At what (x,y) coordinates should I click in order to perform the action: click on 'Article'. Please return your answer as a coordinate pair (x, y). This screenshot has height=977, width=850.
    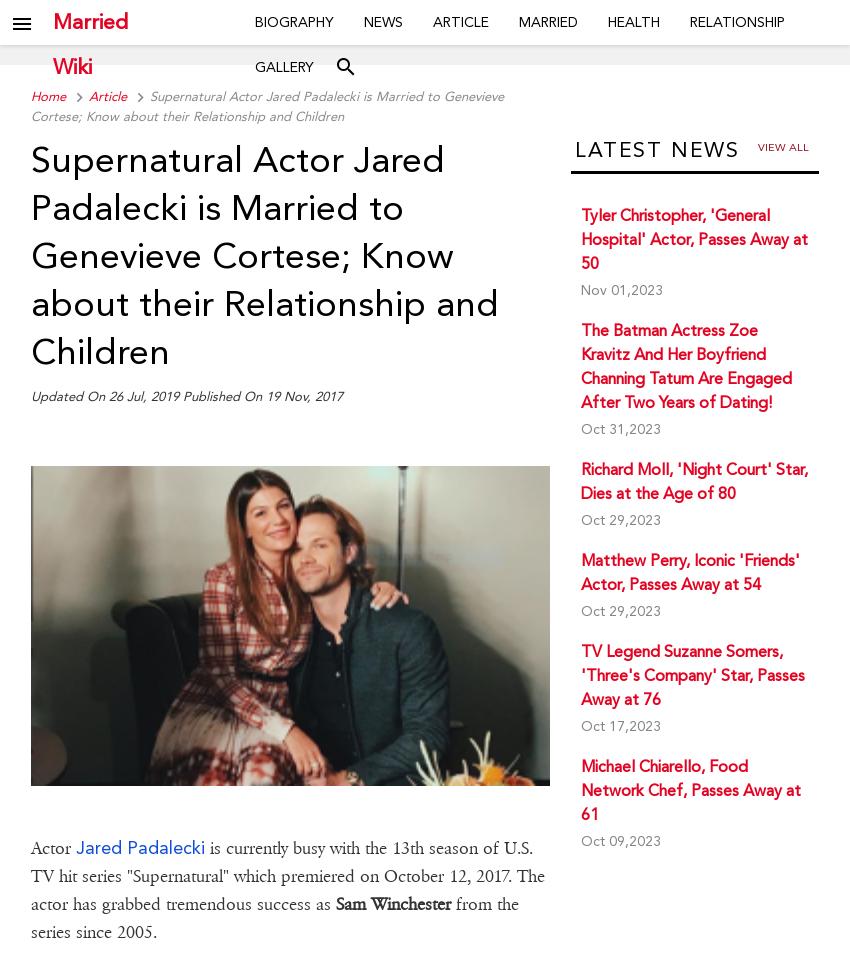
    Looking at the image, I should click on (86, 96).